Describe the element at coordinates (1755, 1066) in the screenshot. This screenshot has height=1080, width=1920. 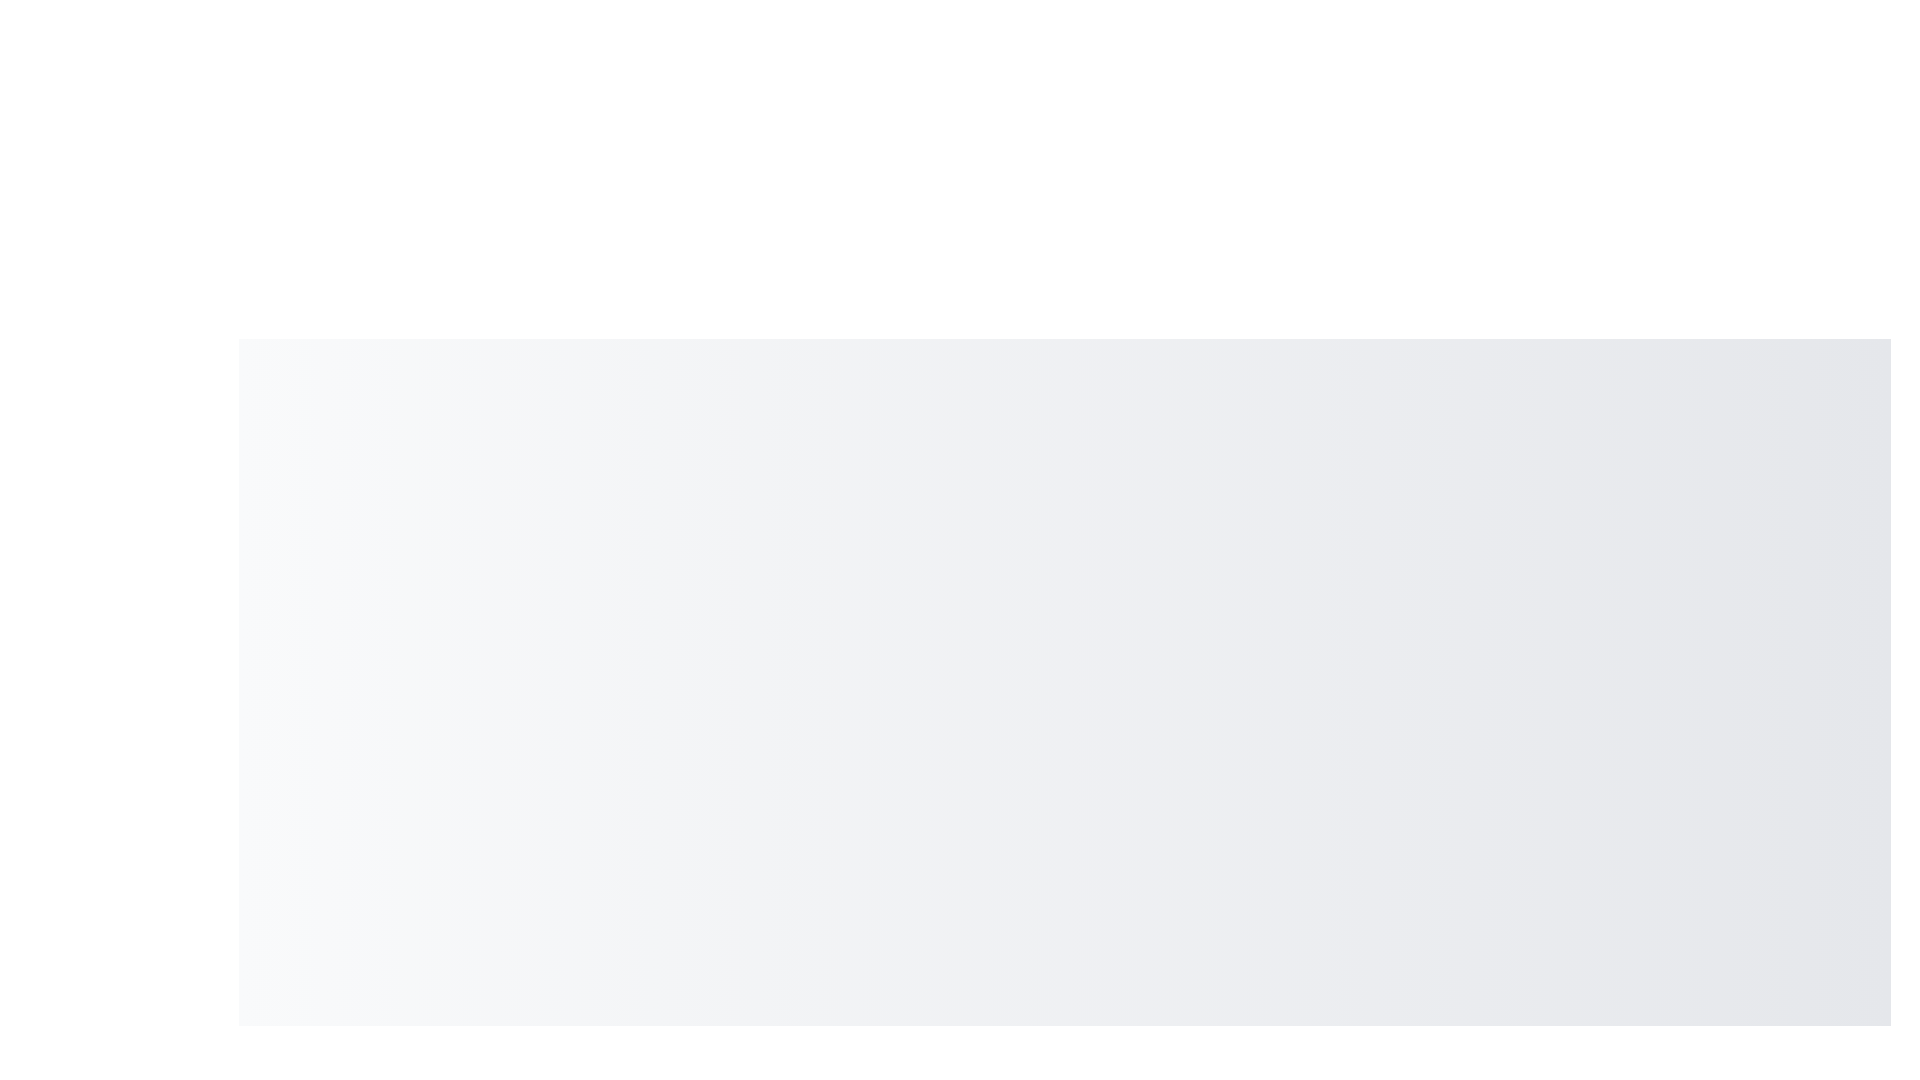
I see `the speed dial button to toggle the menu visibility` at that location.